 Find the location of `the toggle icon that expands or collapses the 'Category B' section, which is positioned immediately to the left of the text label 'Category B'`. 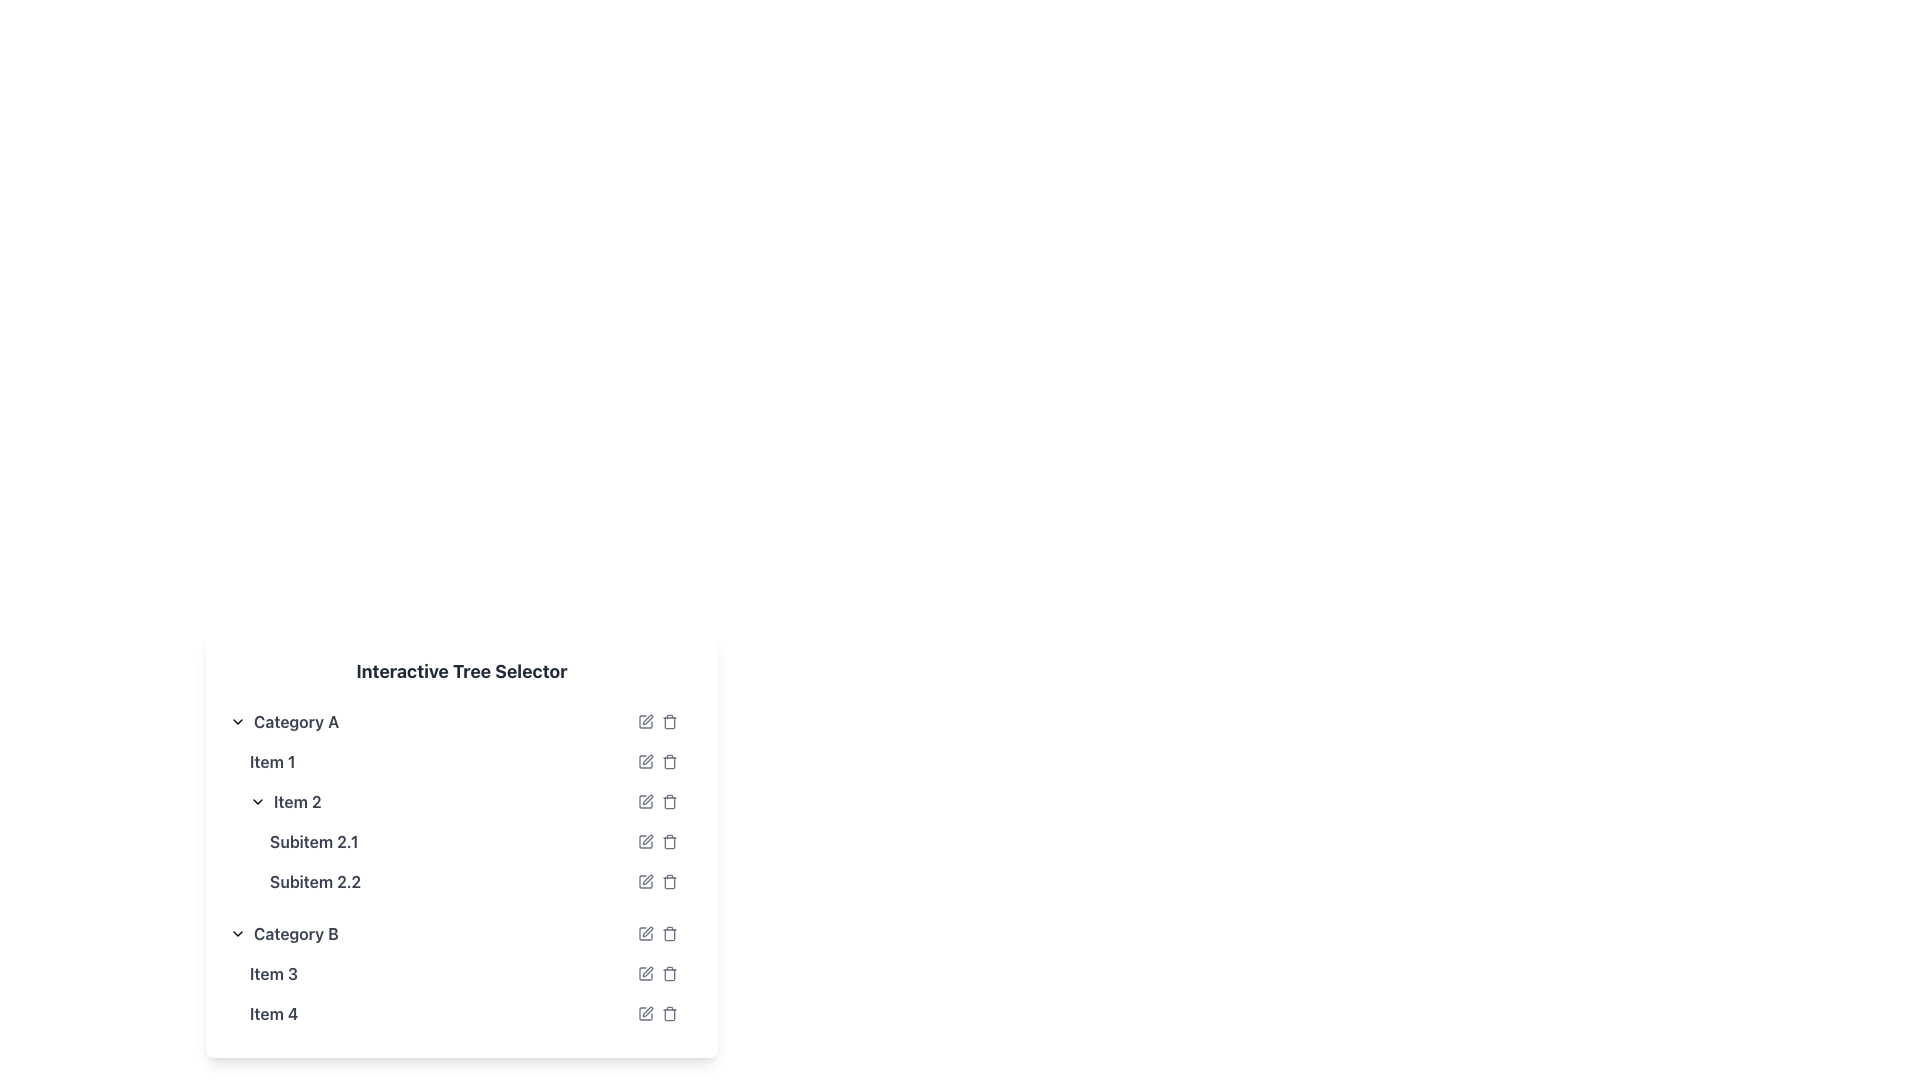

the toggle icon that expands or collapses the 'Category B' section, which is positioned immediately to the left of the text label 'Category B' is located at coordinates (238, 933).